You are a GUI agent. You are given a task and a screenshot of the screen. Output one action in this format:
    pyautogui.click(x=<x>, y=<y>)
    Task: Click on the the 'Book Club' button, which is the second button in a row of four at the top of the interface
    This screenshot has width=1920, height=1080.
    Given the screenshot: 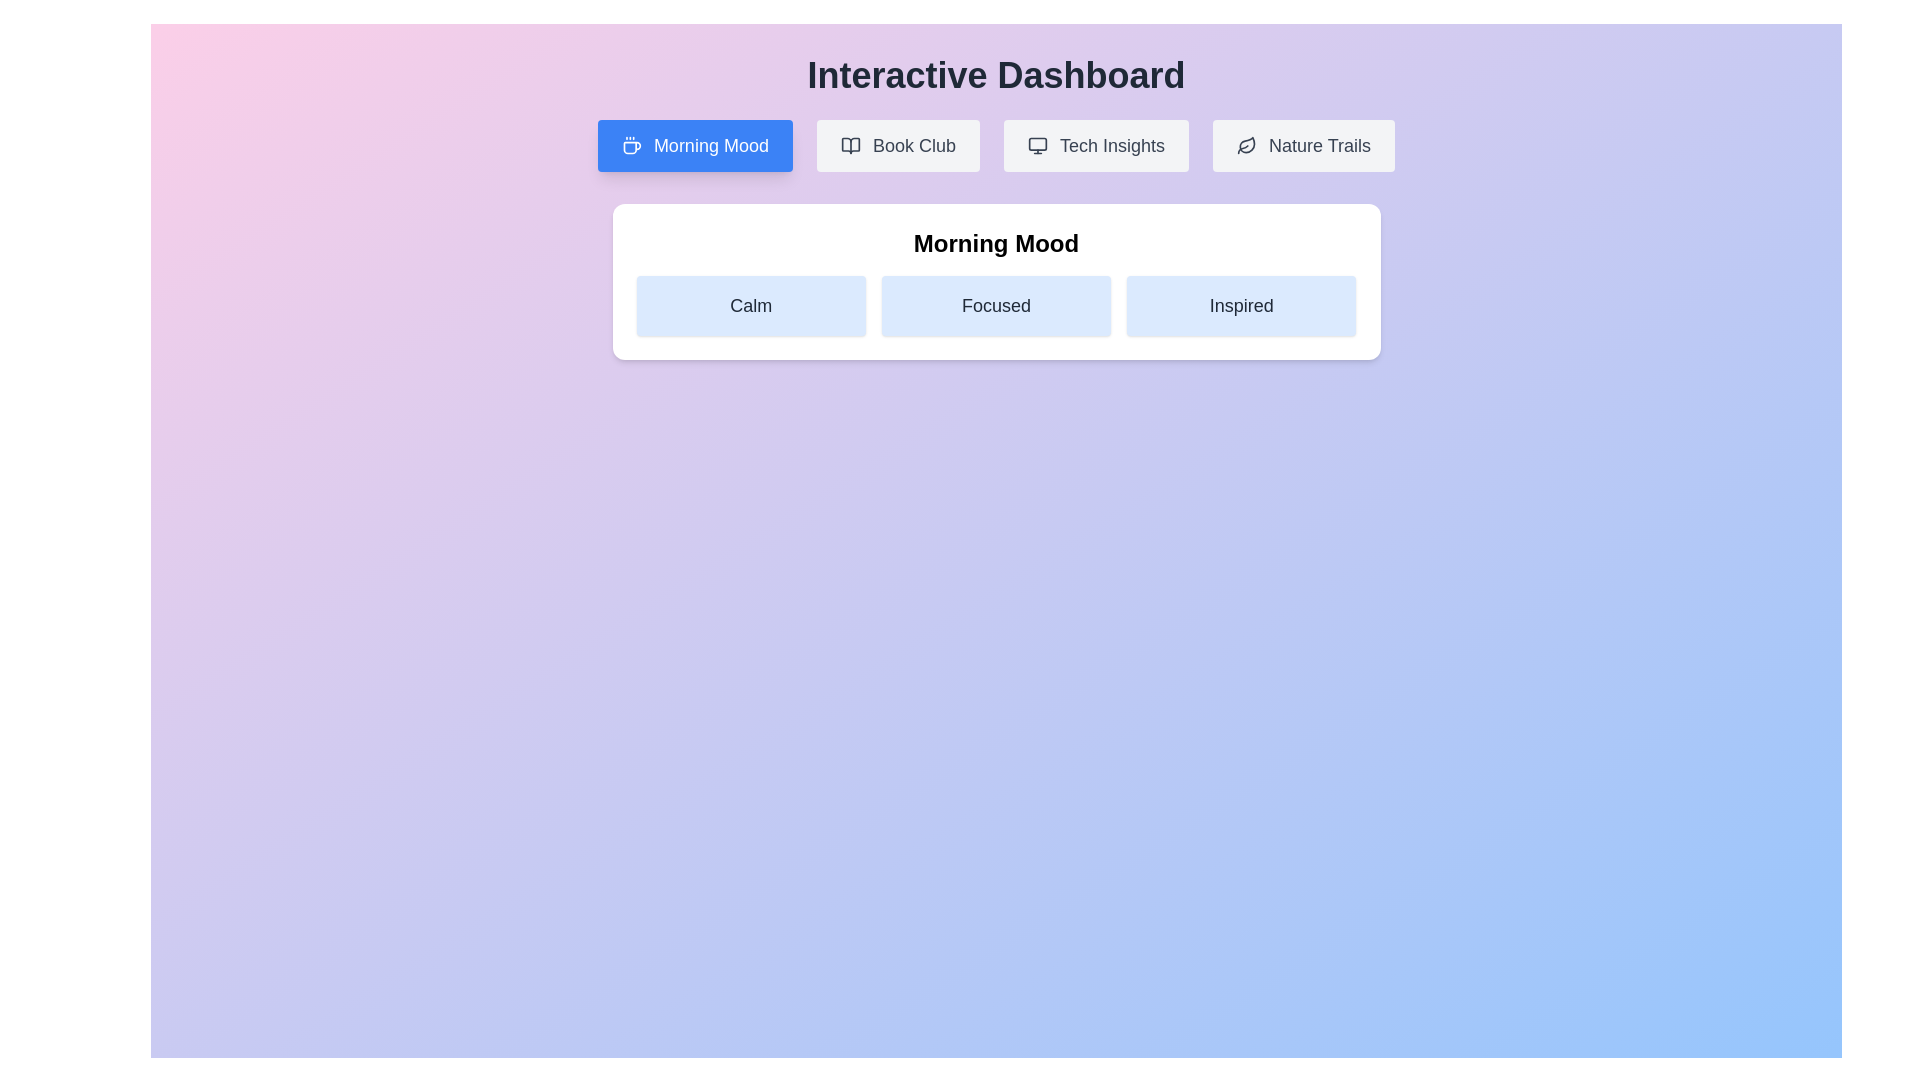 What is the action you would take?
    pyautogui.click(x=897, y=145)
    